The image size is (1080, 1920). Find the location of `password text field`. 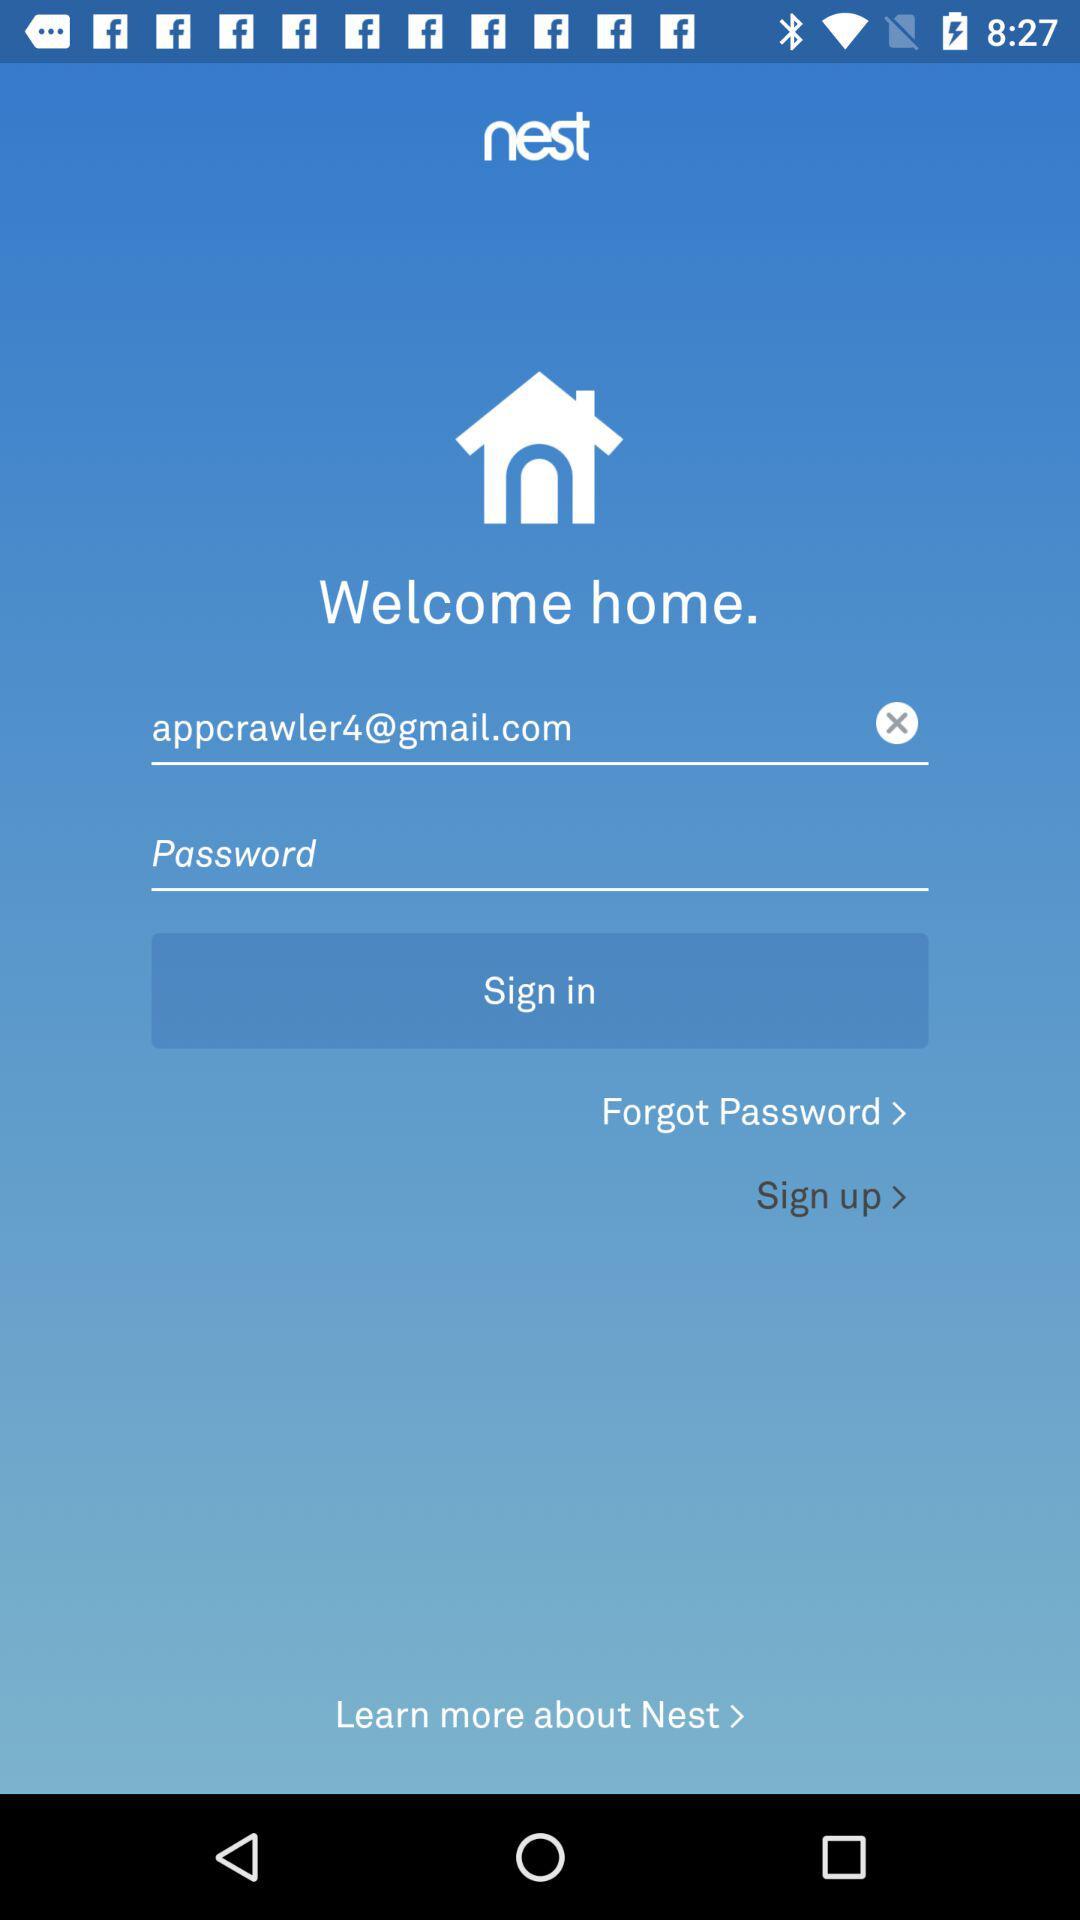

password text field is located at coordinates (540, 833).